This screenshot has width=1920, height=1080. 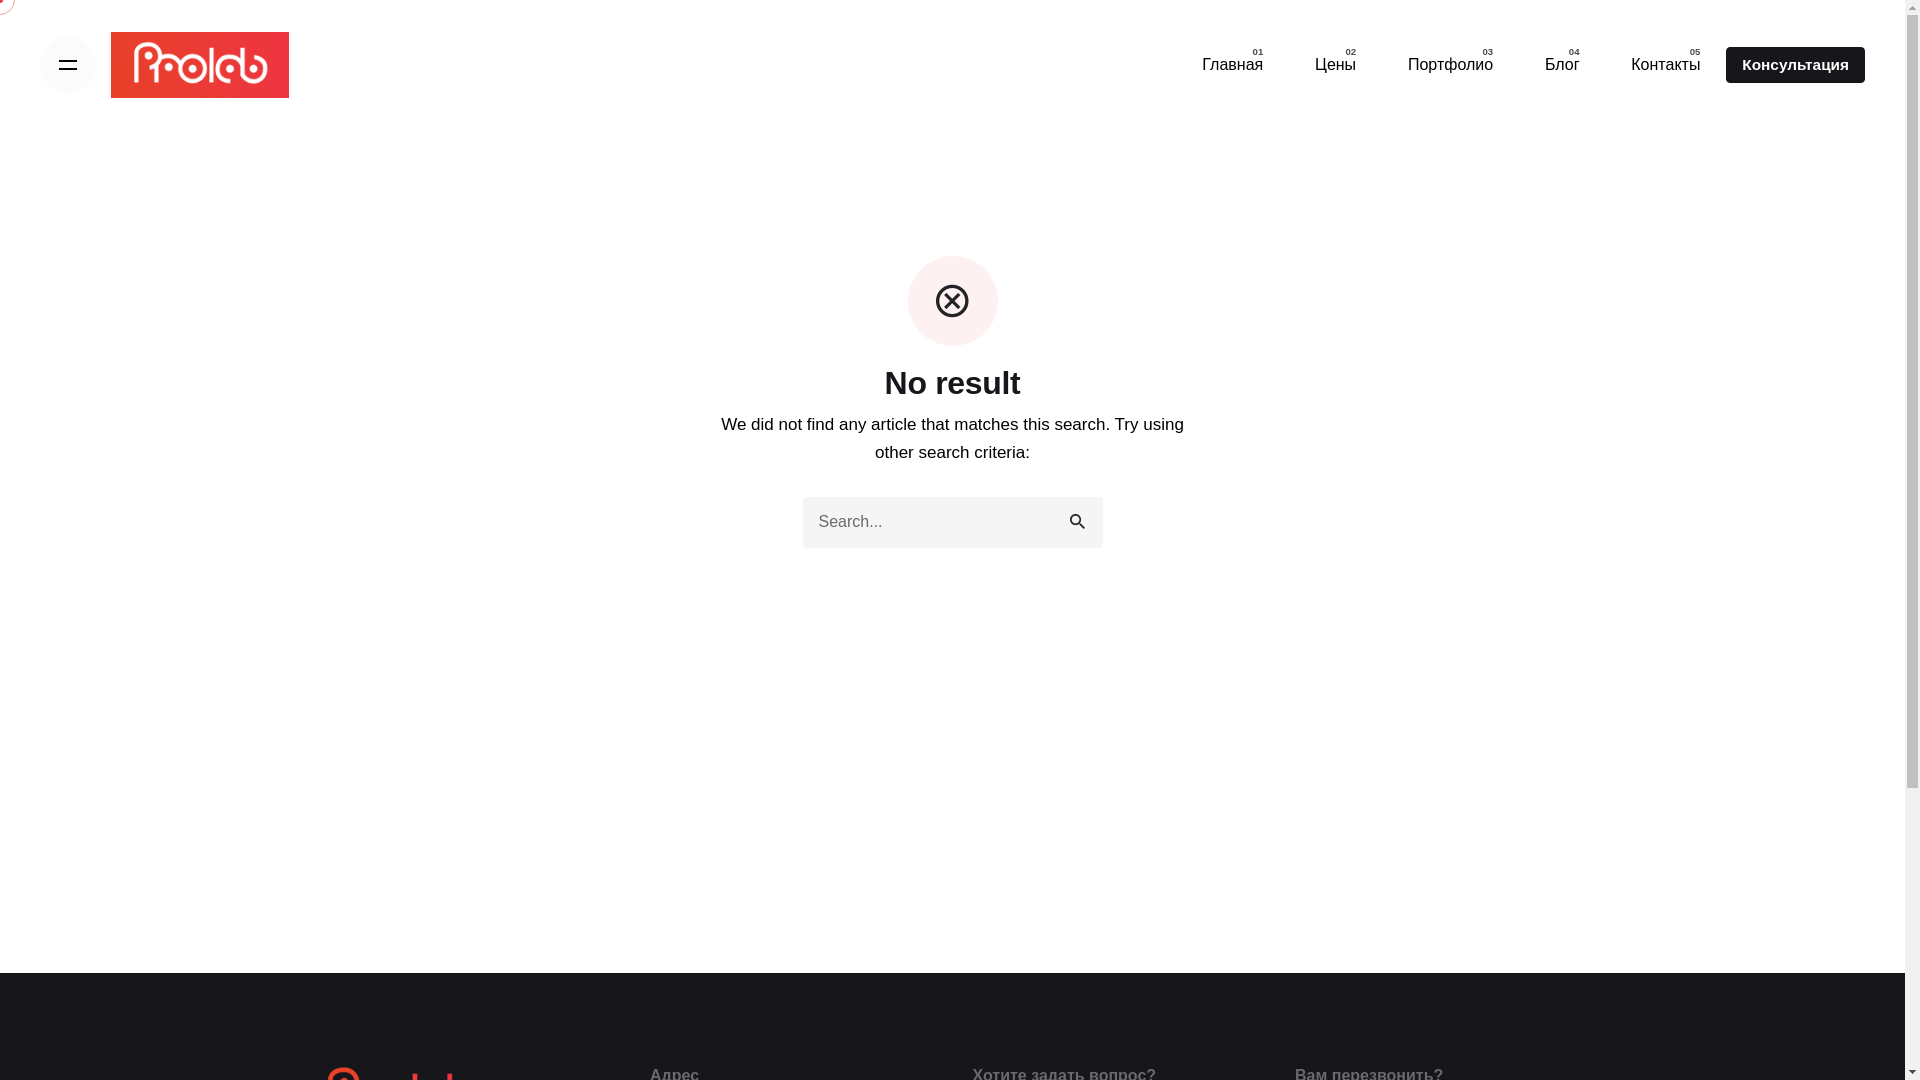 What do you see at coordinates (0, 0) in the screenshot?
I see `'Skip to content'` at bounding box center [0, 0].